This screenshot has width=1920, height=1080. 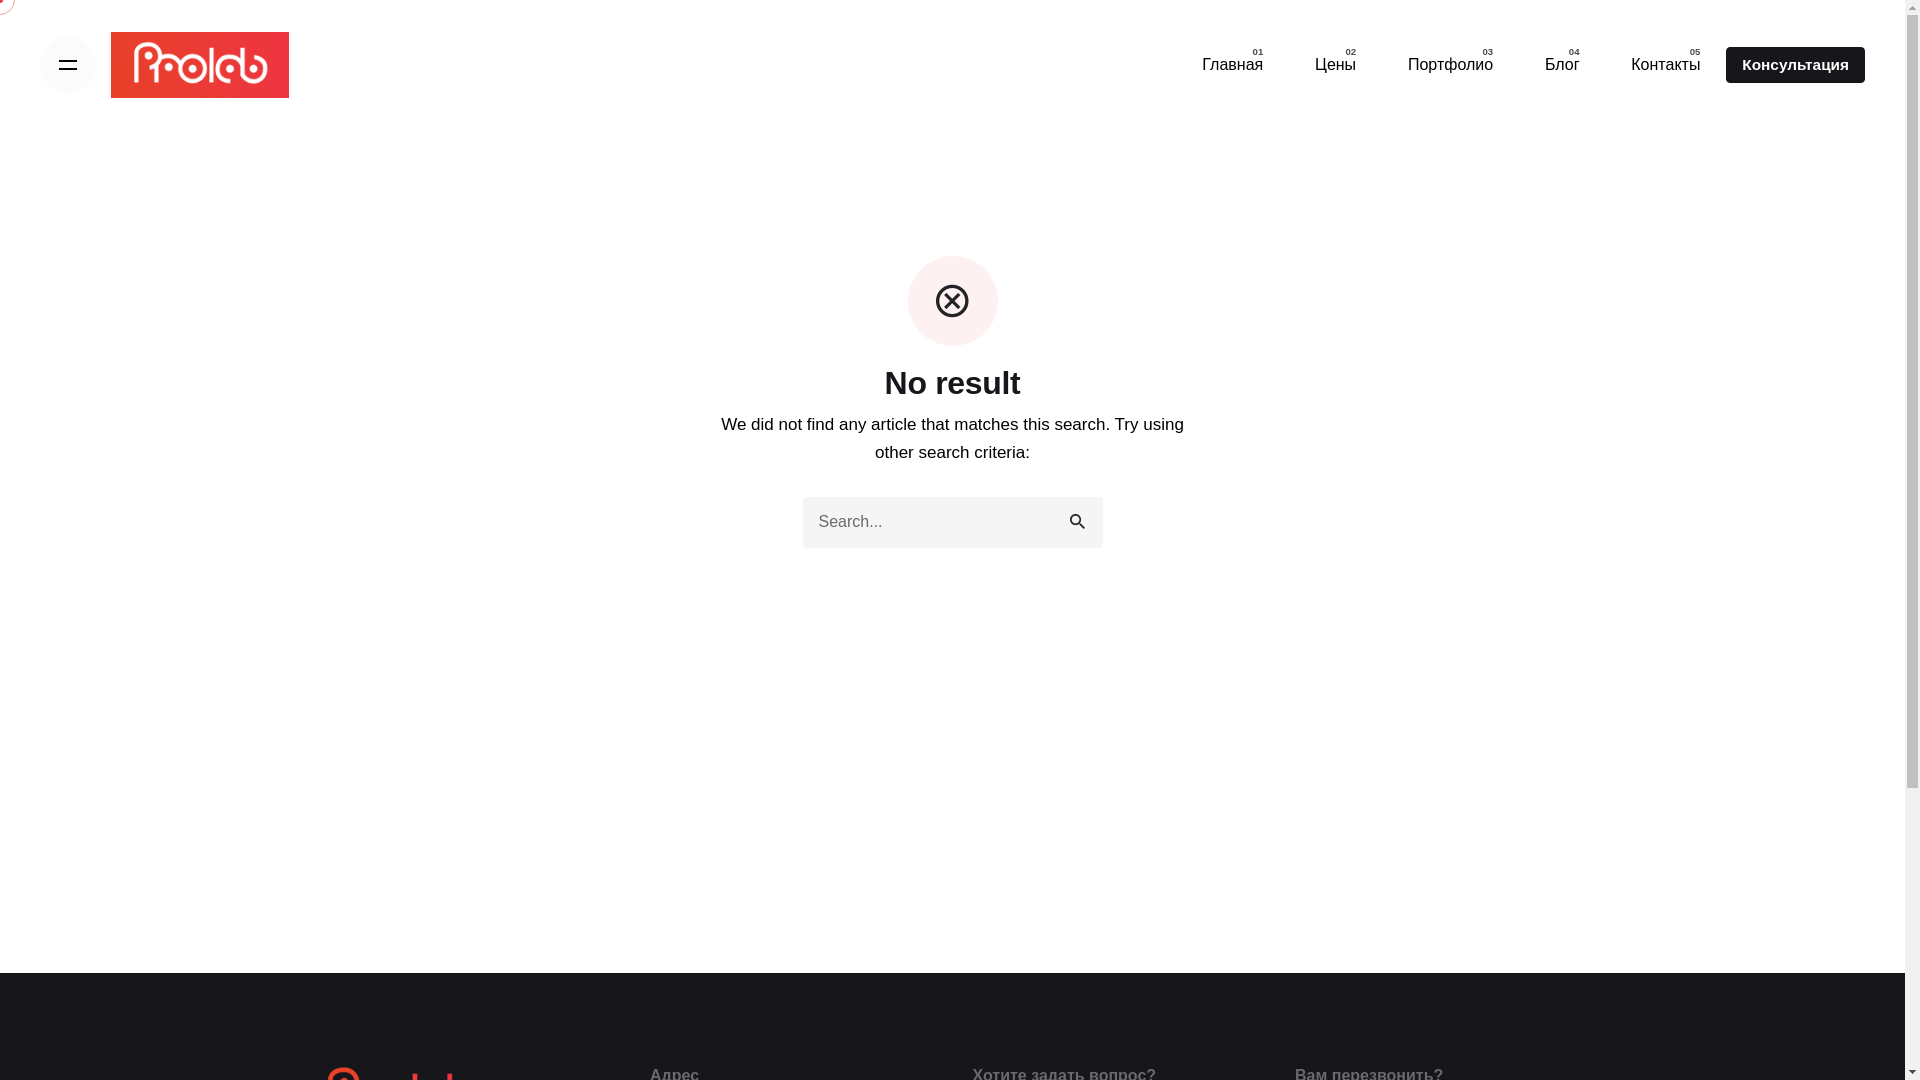 What do you see at coordinates (0, 0) in the screenshot?
I see `'Skip to content'` at bounding box center [0, 0].